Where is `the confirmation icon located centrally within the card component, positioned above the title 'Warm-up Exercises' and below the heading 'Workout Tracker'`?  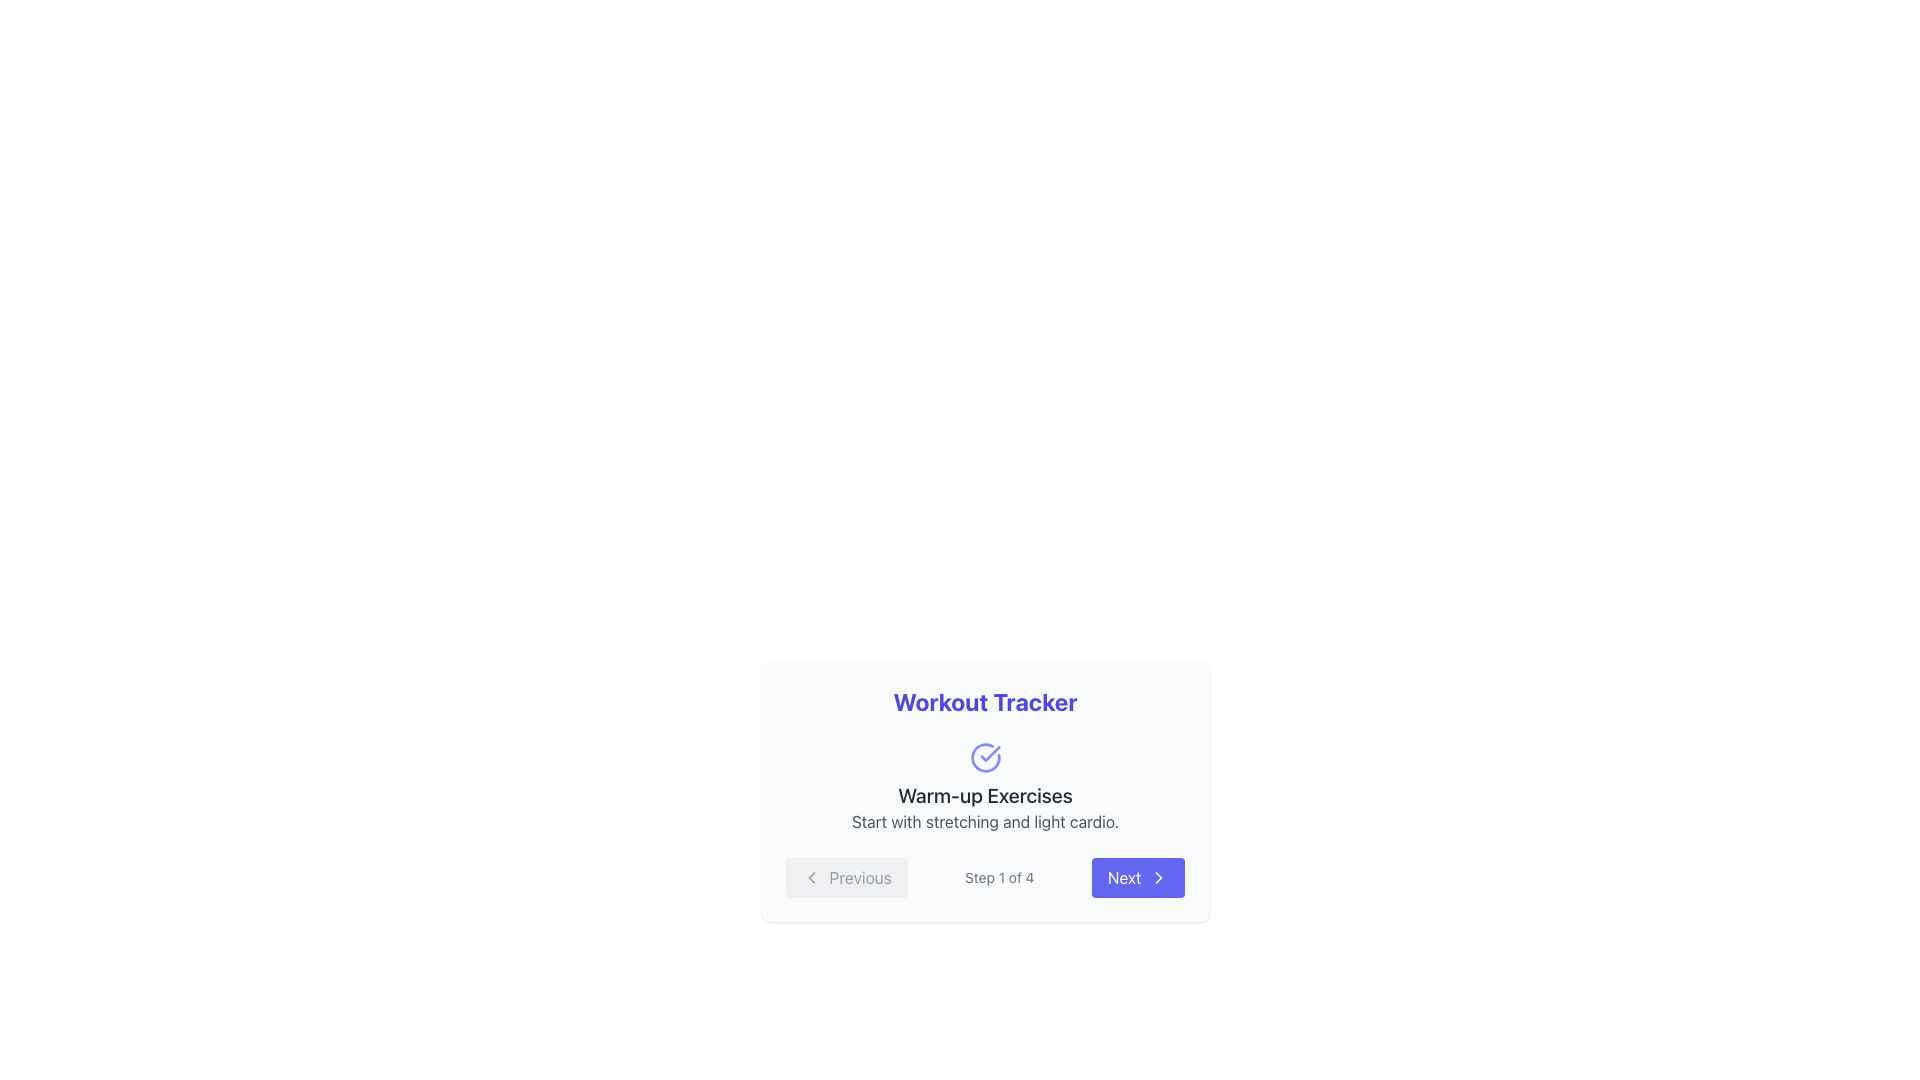
the confirmation icon located centrally within the card component, positioned above the title 'Warm-up Exercises' and below the heading 'Workout Tracker' is located at coordinates (985, 758).